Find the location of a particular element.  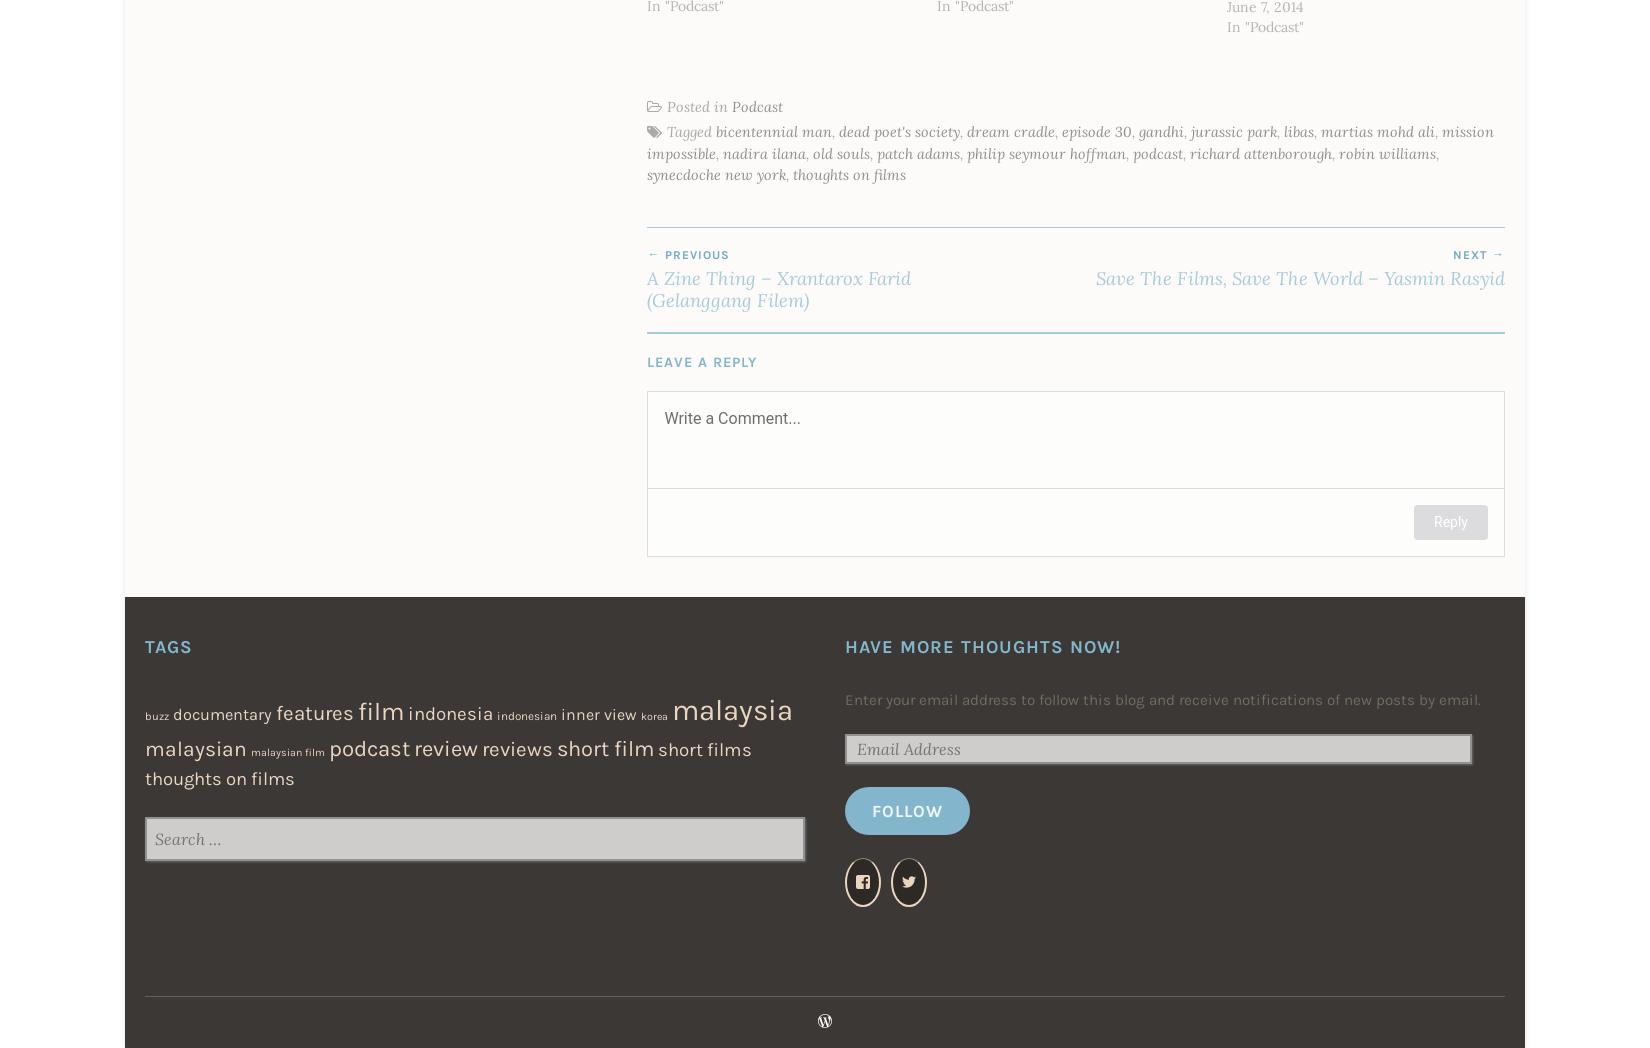

'Leave a Reply' is located at coordinates (701, 360).